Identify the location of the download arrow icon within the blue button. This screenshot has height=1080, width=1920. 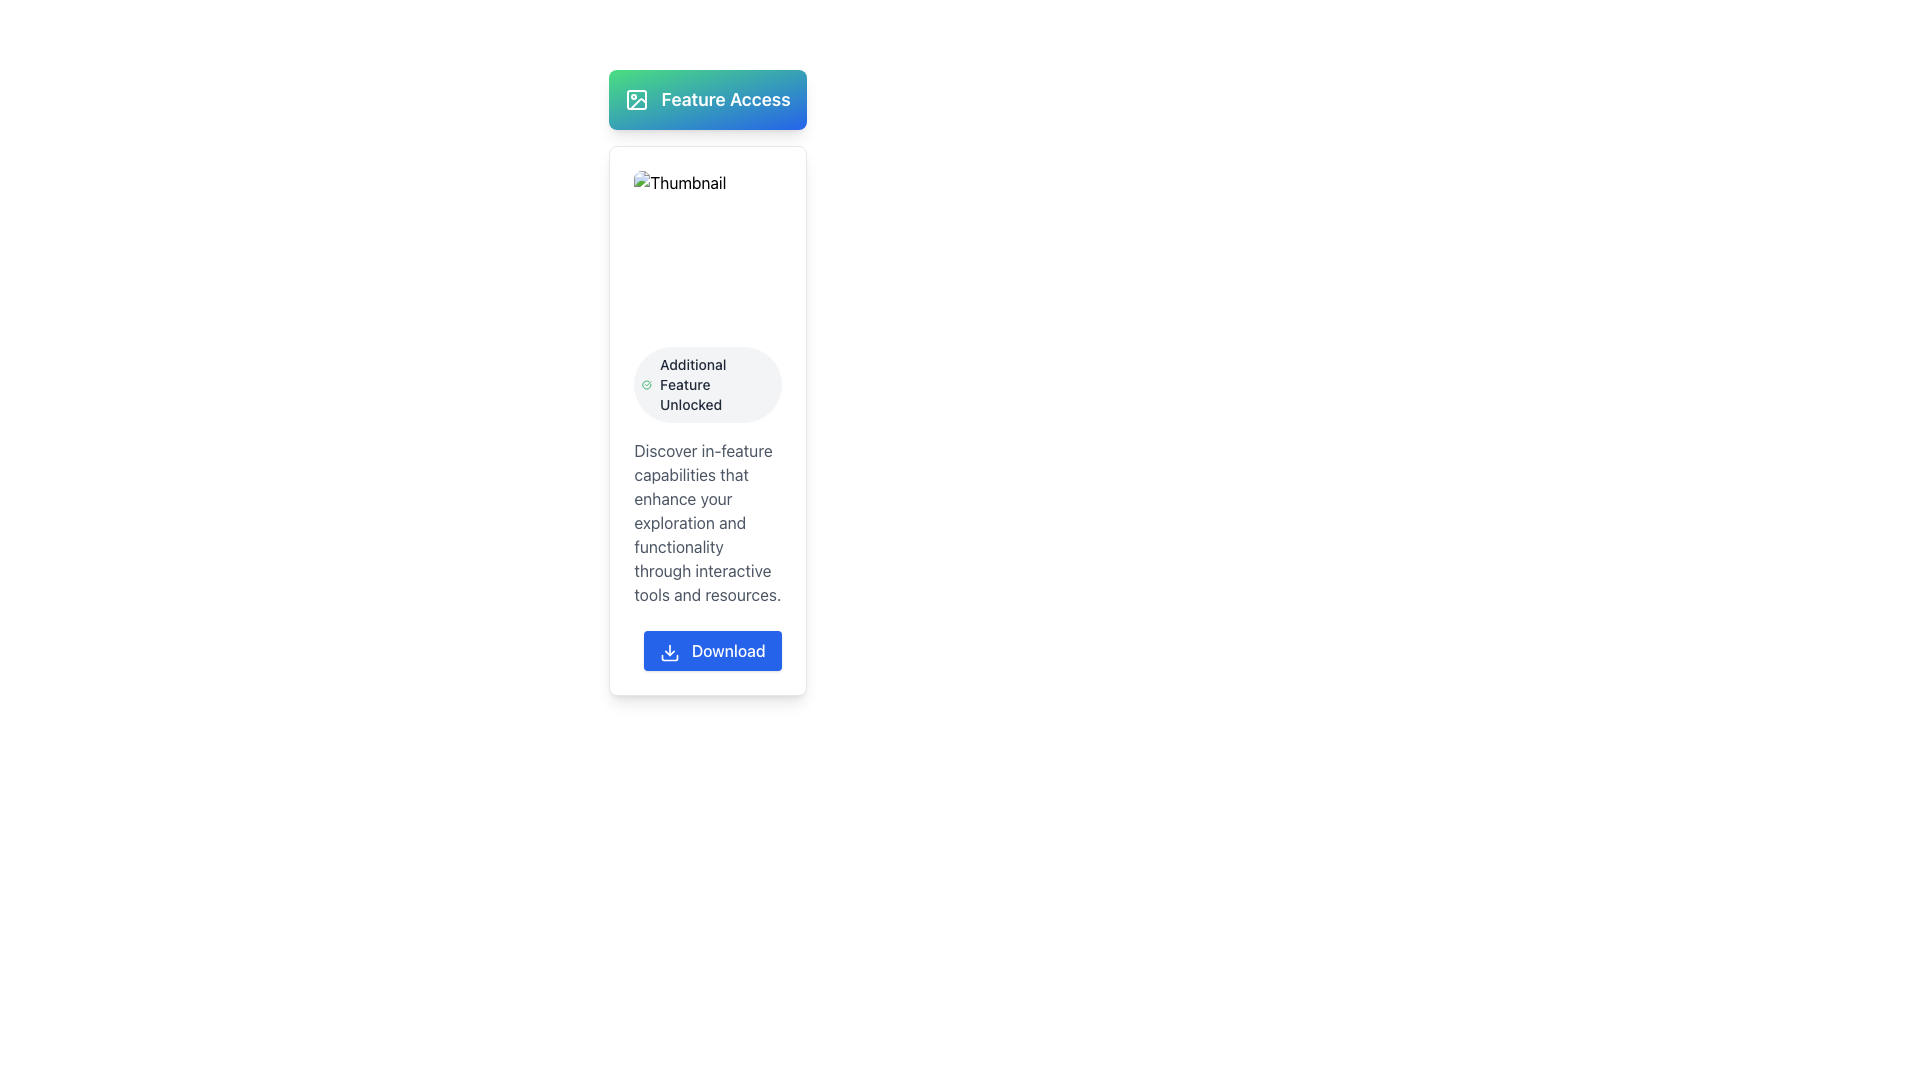
(669, 652).